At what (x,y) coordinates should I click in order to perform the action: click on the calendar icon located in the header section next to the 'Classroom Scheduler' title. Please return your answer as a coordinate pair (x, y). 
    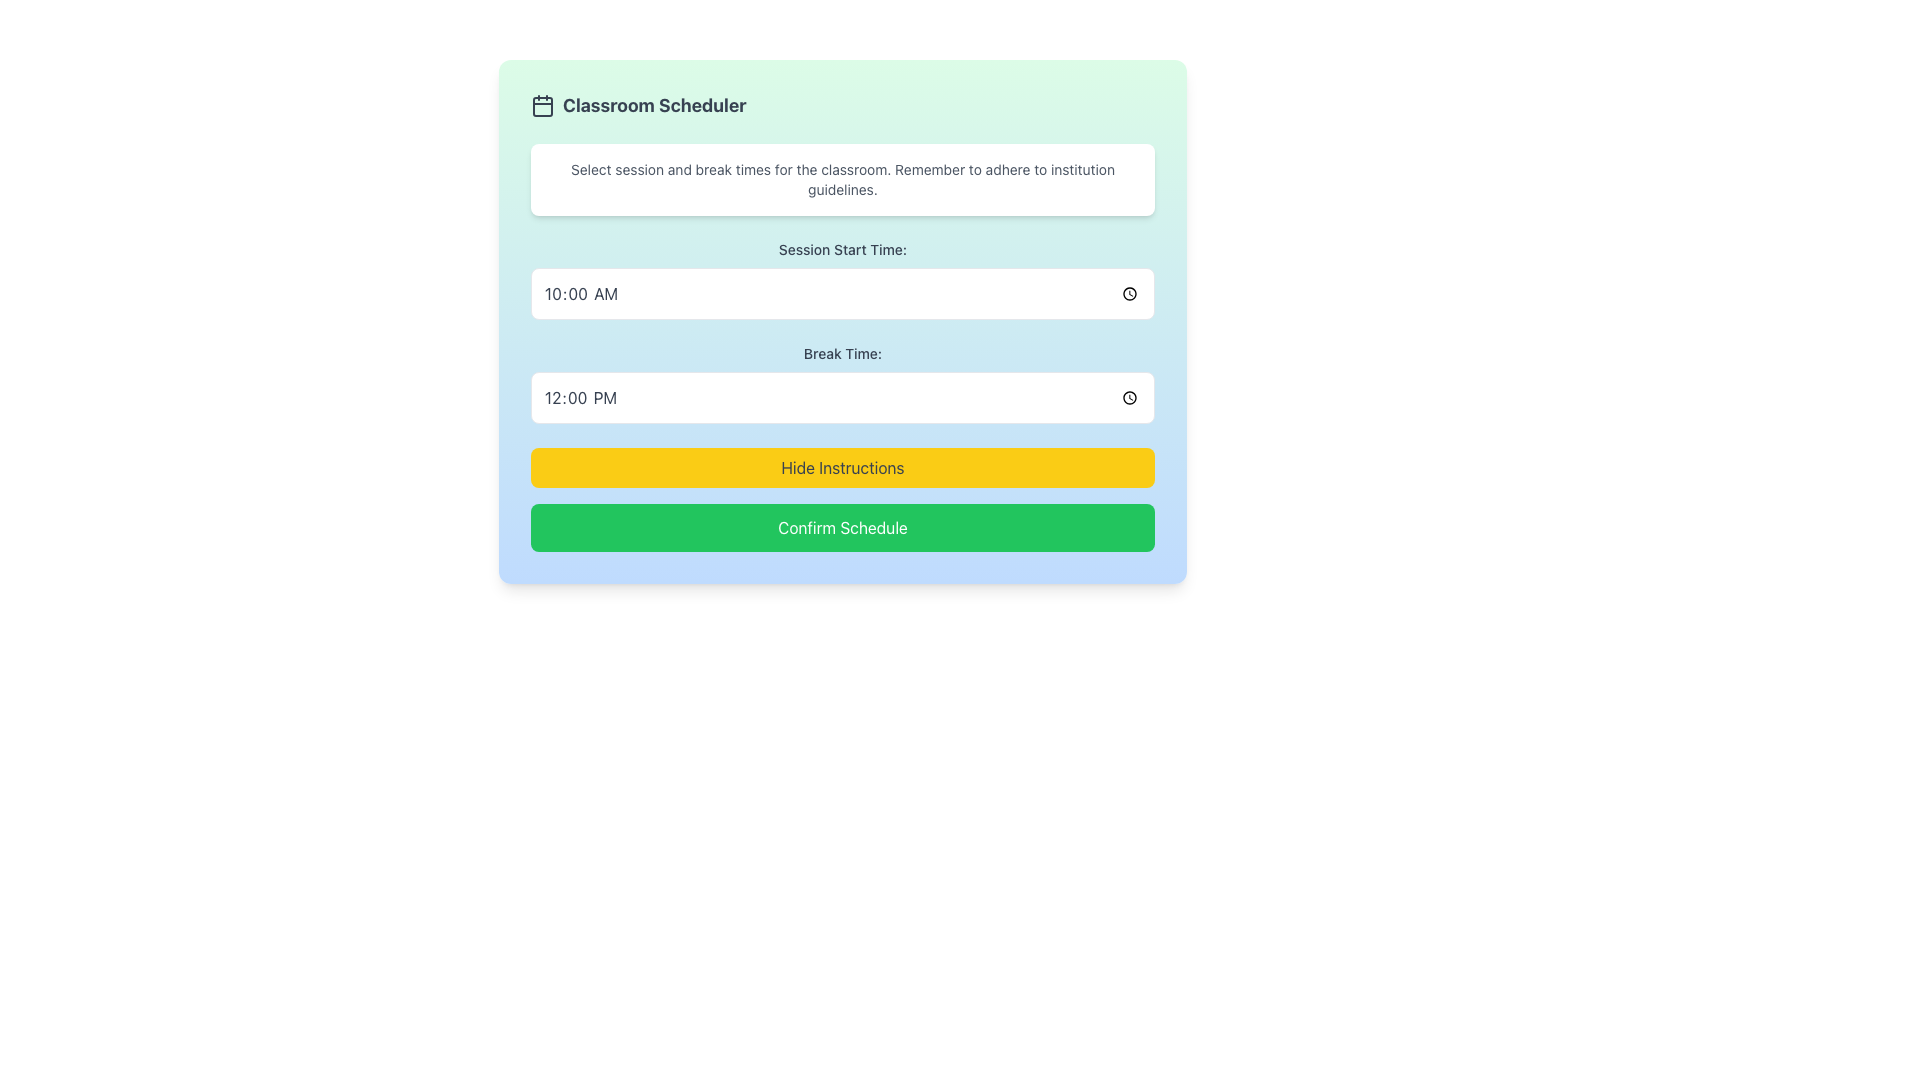
    Looking at the image, I should click on (542, 105).